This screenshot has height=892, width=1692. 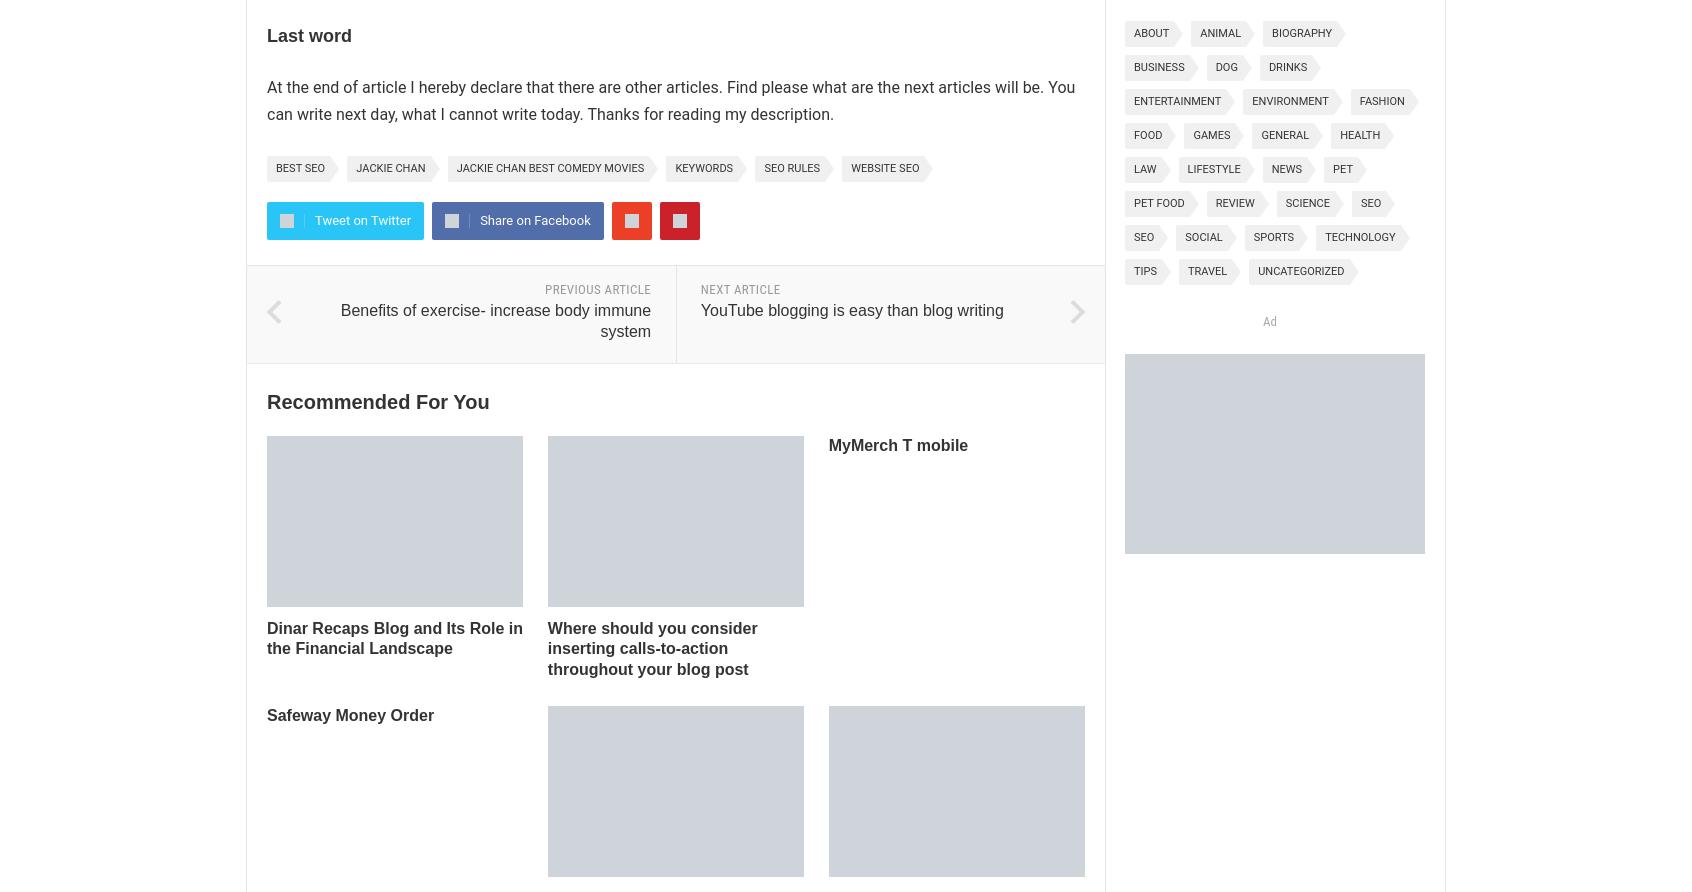 I want to click on 'YouTube blogging is easy than blog writing', so click(x=850, y=309).